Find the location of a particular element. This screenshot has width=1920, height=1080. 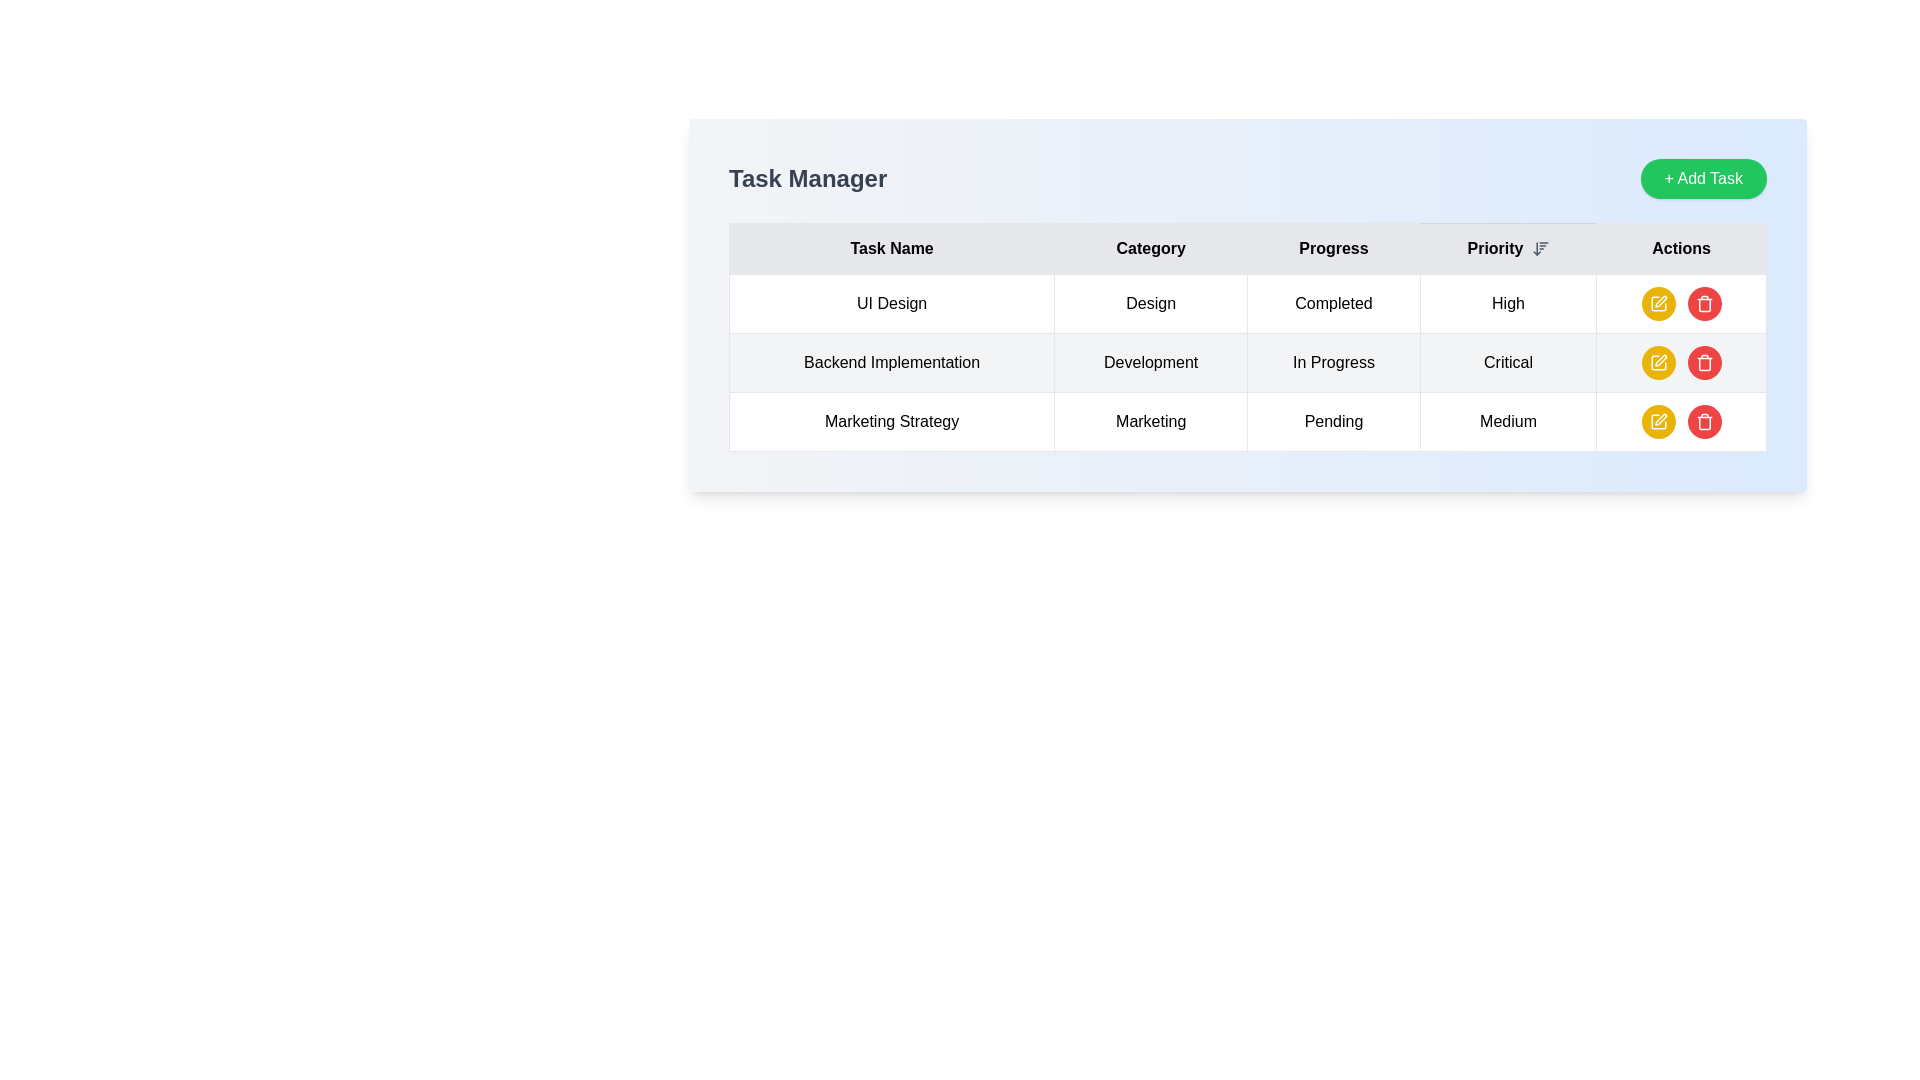

the yellow circular icon button resembling a pen in the 'Actions' column of the third row, next to the 'Marketing Strategy' task is located at coordinates (1658, 420).